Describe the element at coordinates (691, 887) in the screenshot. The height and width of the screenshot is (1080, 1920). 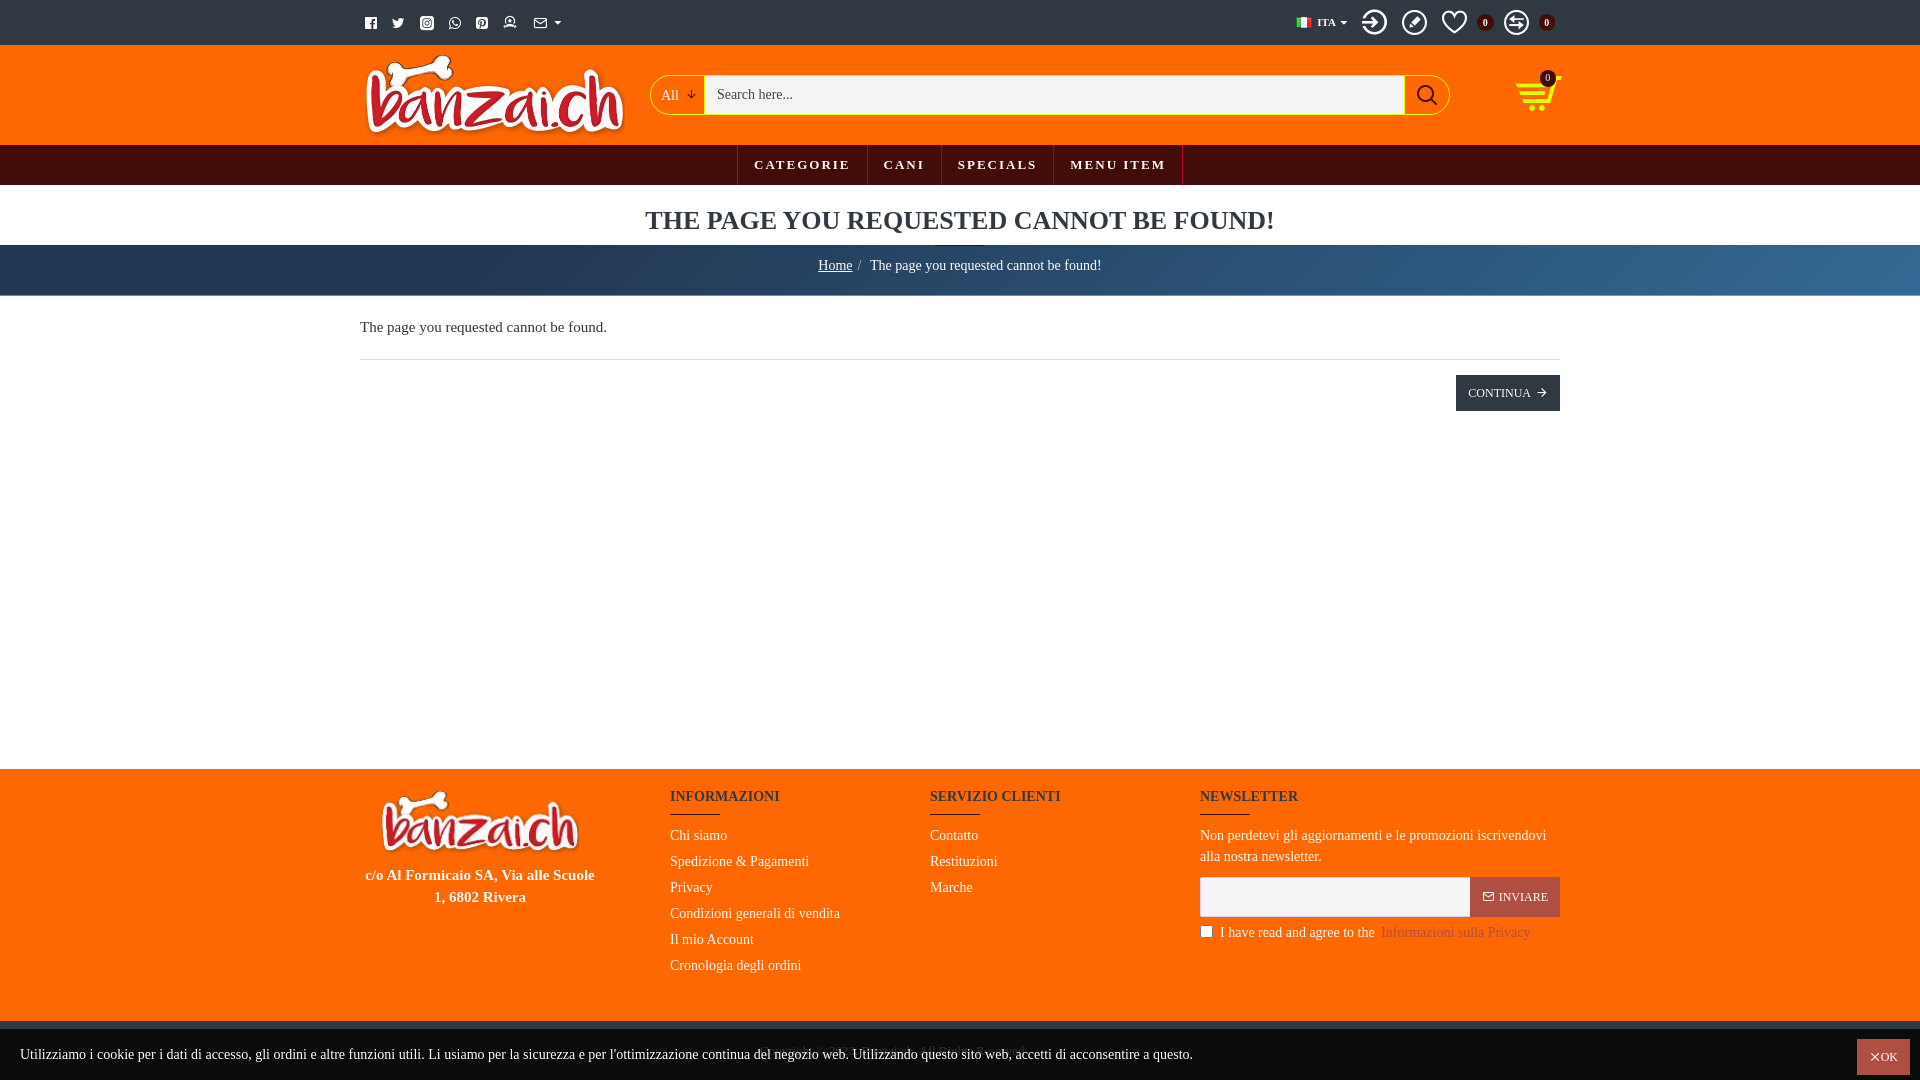
I see `'Privacy'` at that location.